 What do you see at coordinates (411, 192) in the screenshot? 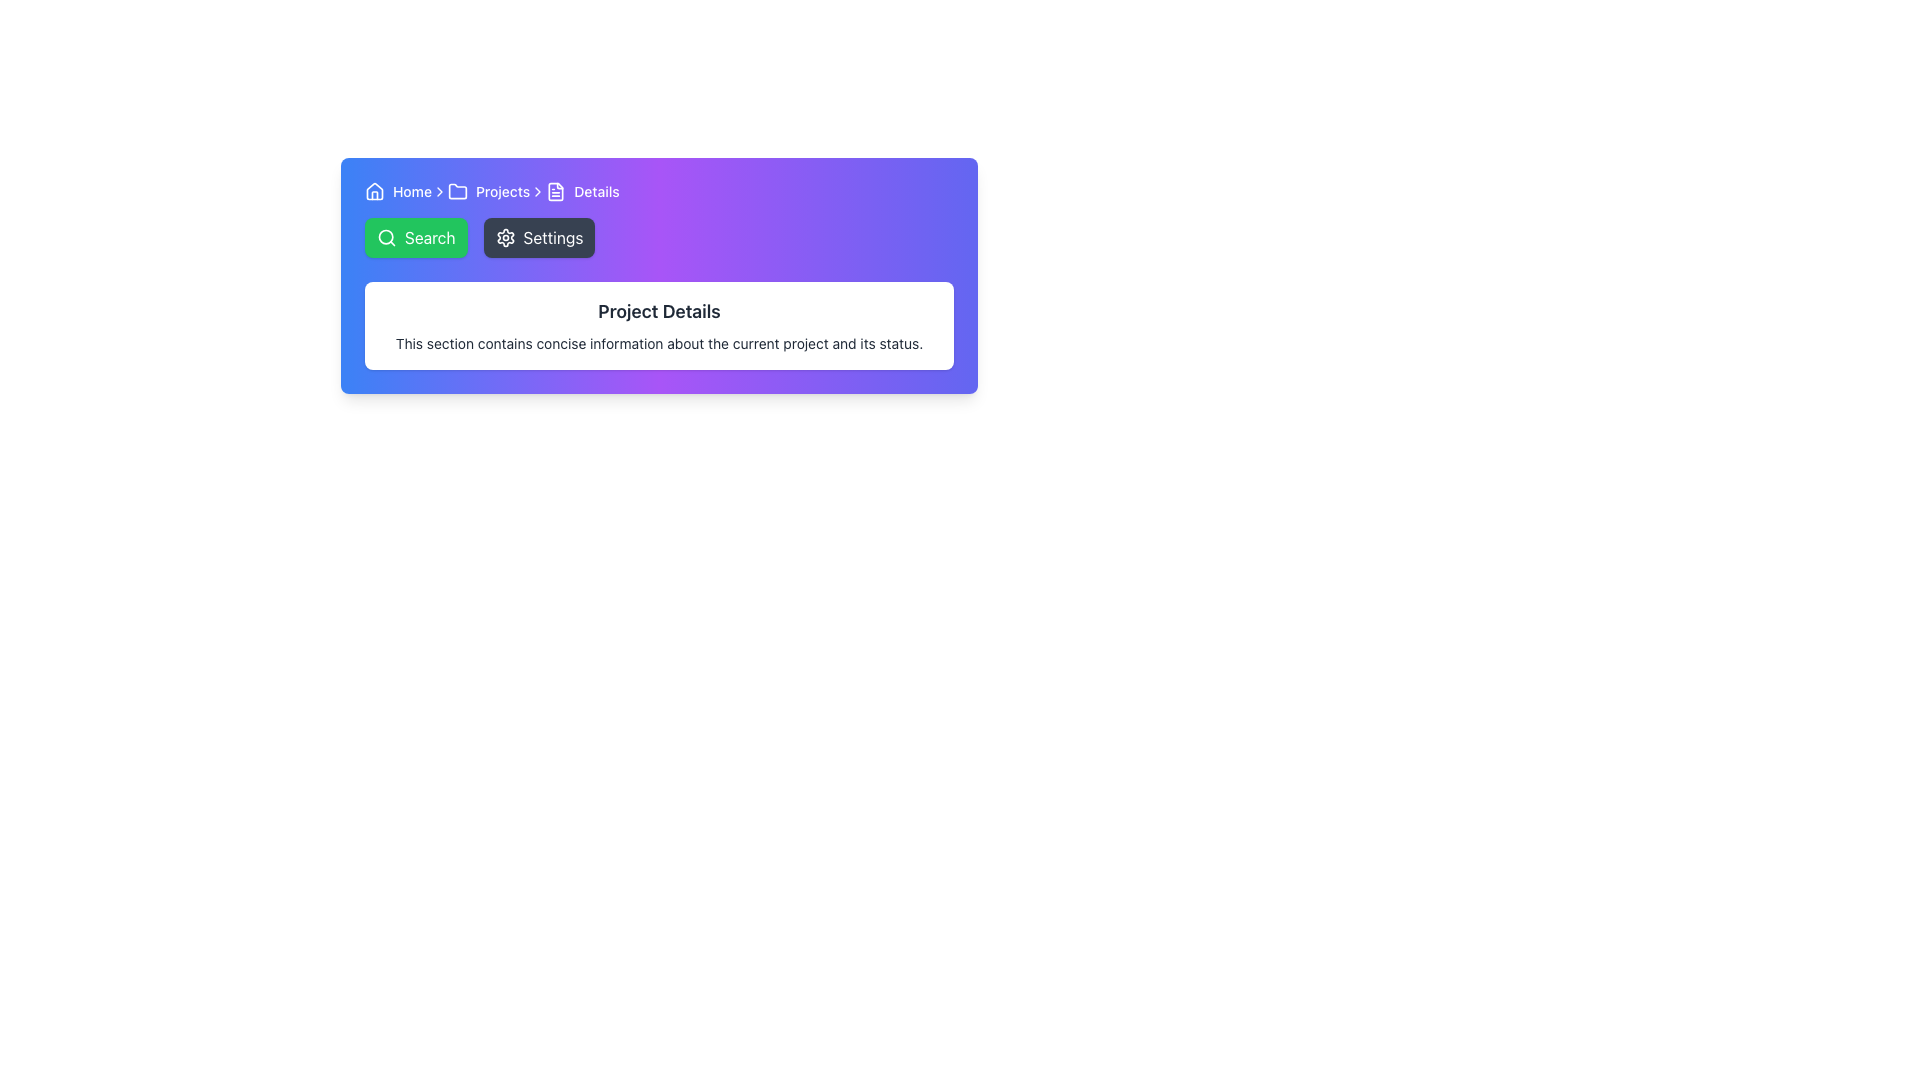
I see `the 'Home' text label in the navigation bar, which is displayed in white on a blue background and is located at the top of the interface` at bounding box center [411, 192].